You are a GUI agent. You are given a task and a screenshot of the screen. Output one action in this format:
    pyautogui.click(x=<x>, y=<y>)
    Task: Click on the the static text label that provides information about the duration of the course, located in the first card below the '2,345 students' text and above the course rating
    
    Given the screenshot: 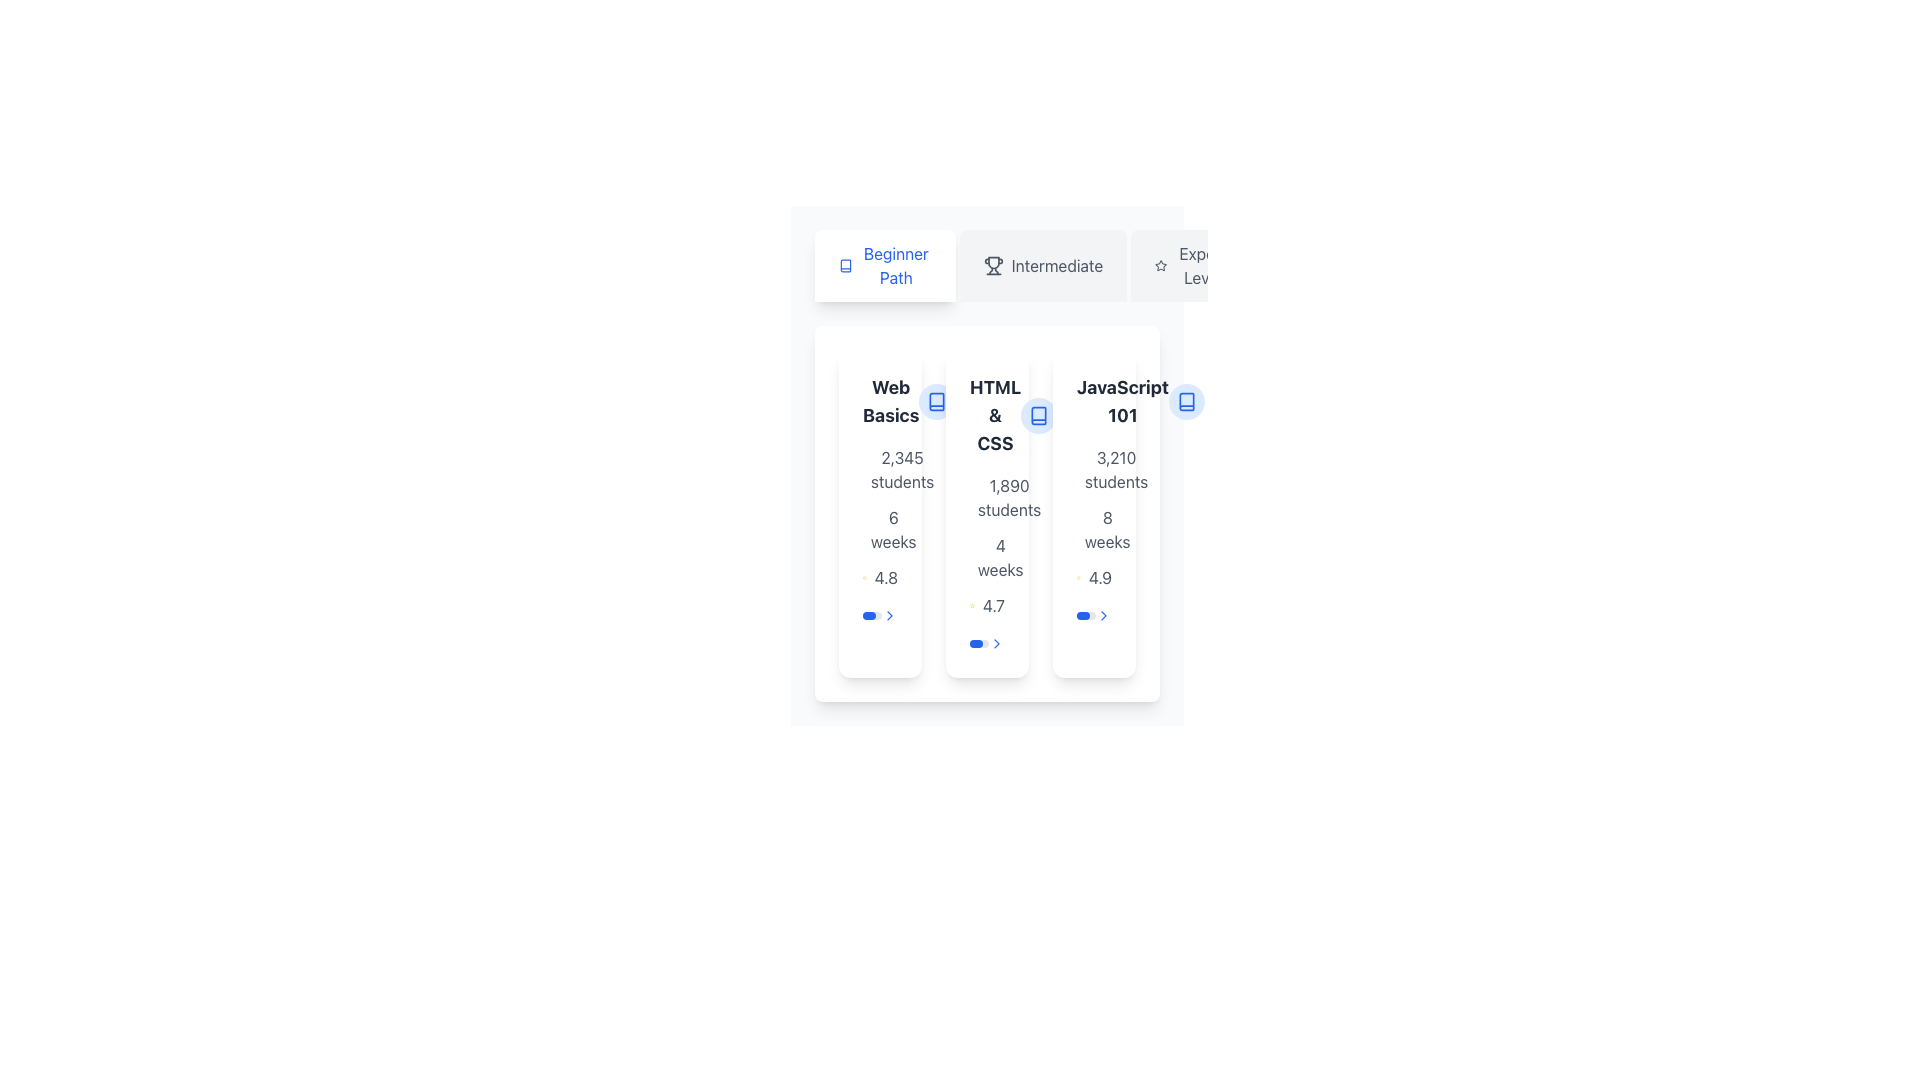 What is the action you would take?
    pyautogui.click(x=892, y=528)
    